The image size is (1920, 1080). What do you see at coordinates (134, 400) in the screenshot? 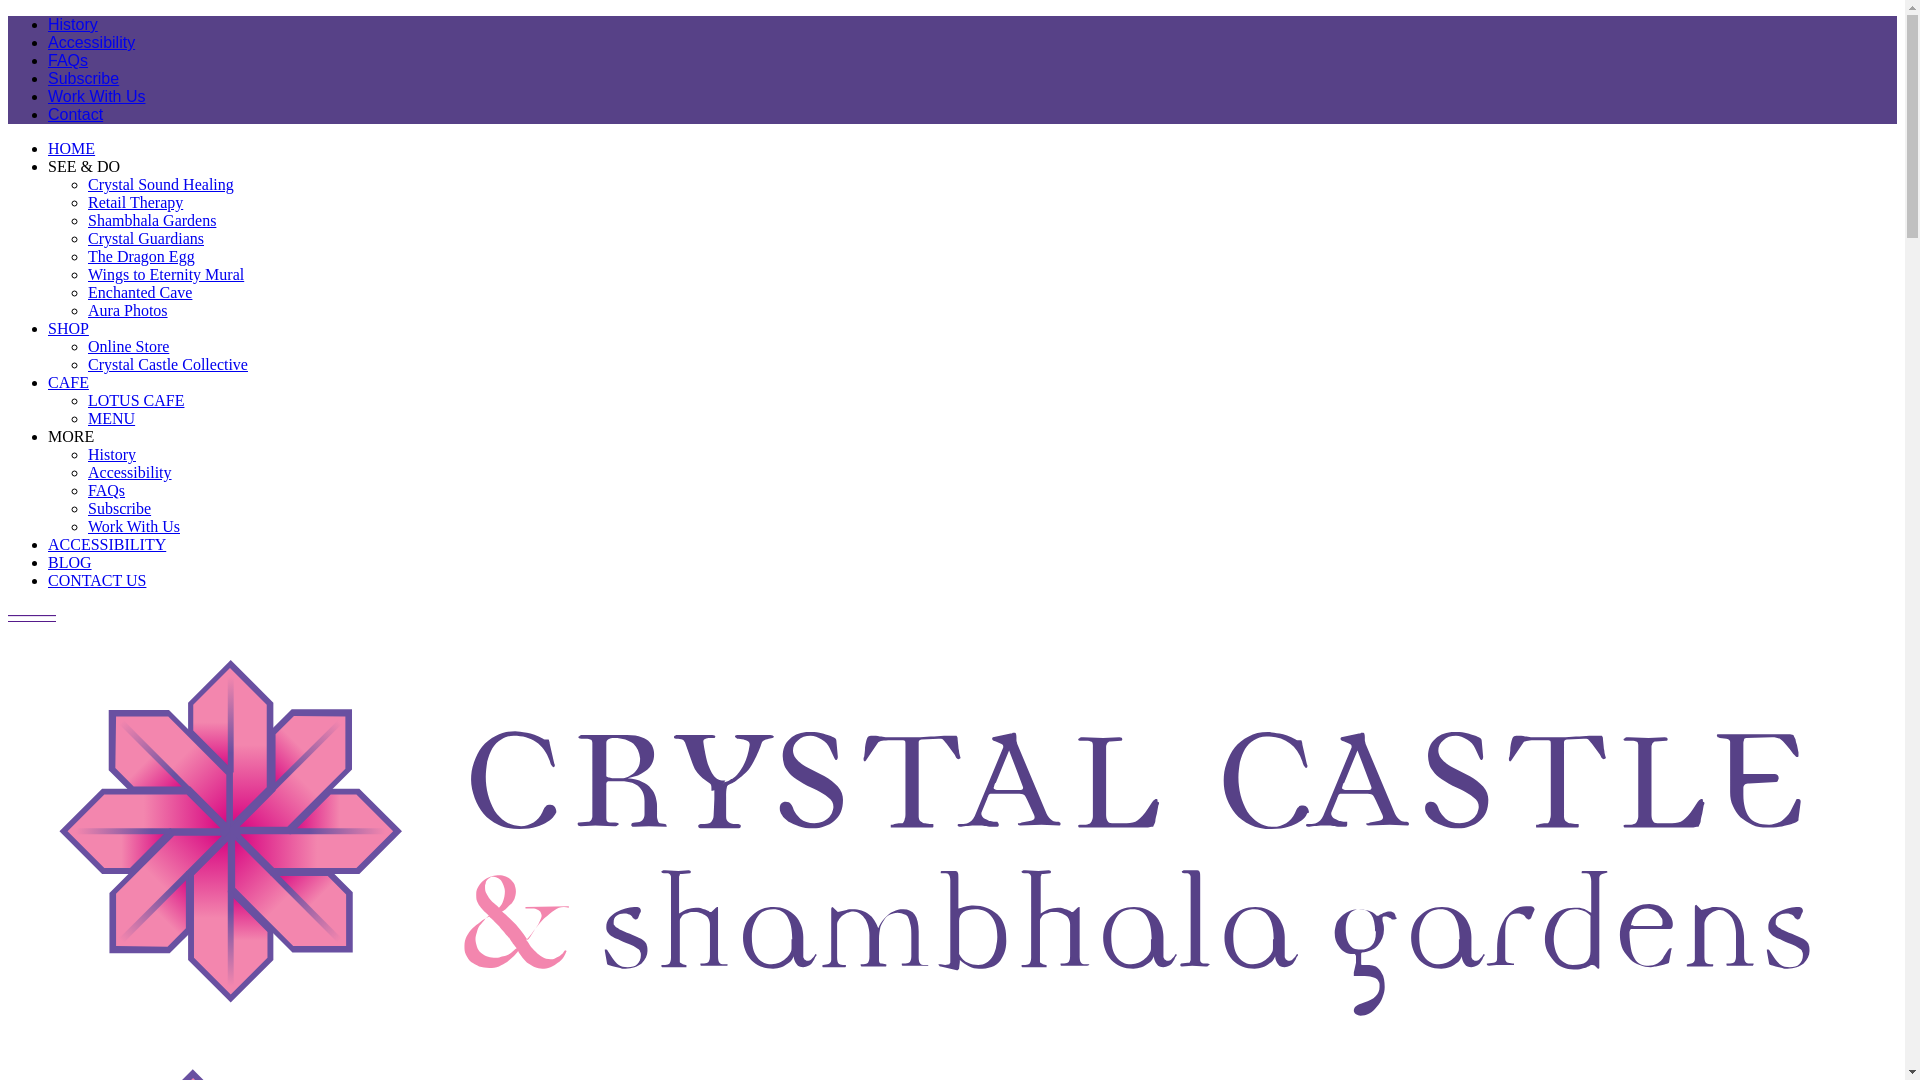
I see `'LOTUS CAFE'` at bounding box center [134, 400].